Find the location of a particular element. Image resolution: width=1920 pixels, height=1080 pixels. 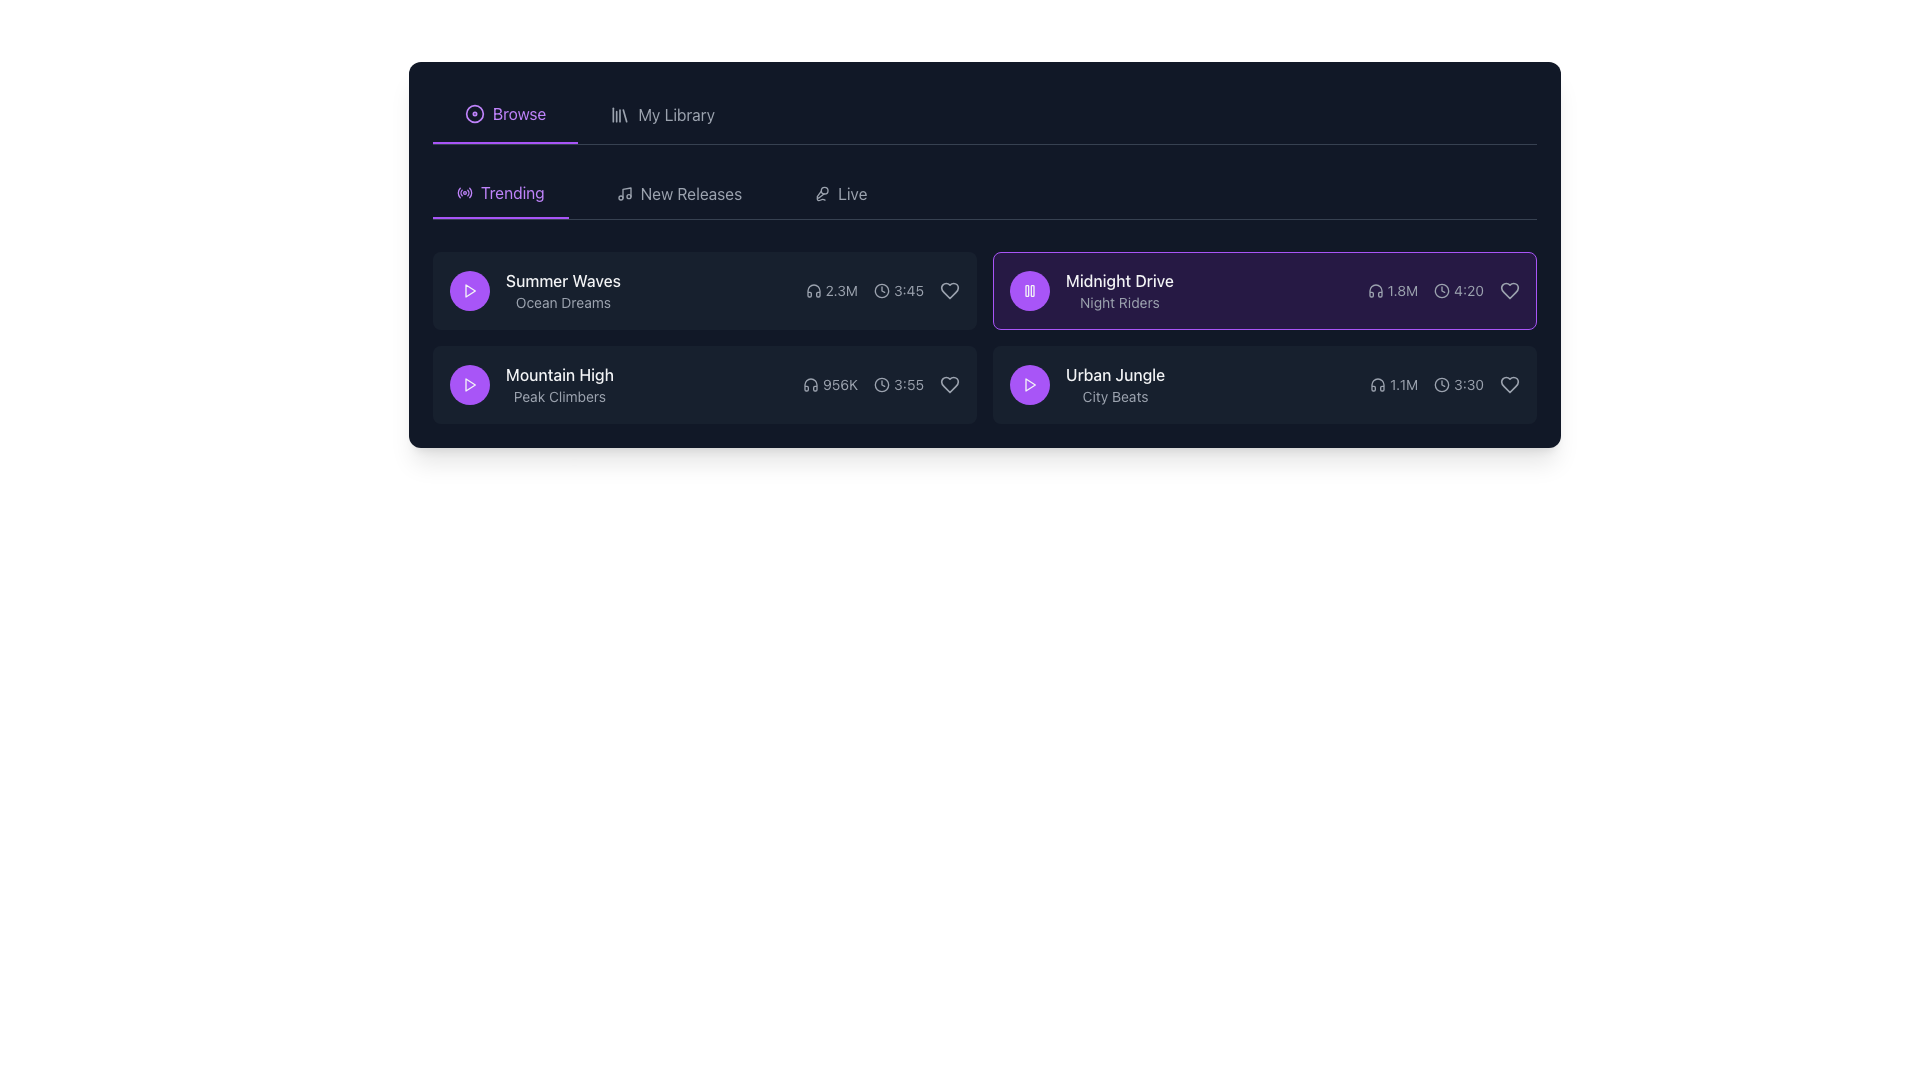

to select the second audio track entry in the list, which contains metadata including title, artist, number of plays, and duration is located at coordinates (705, 385).